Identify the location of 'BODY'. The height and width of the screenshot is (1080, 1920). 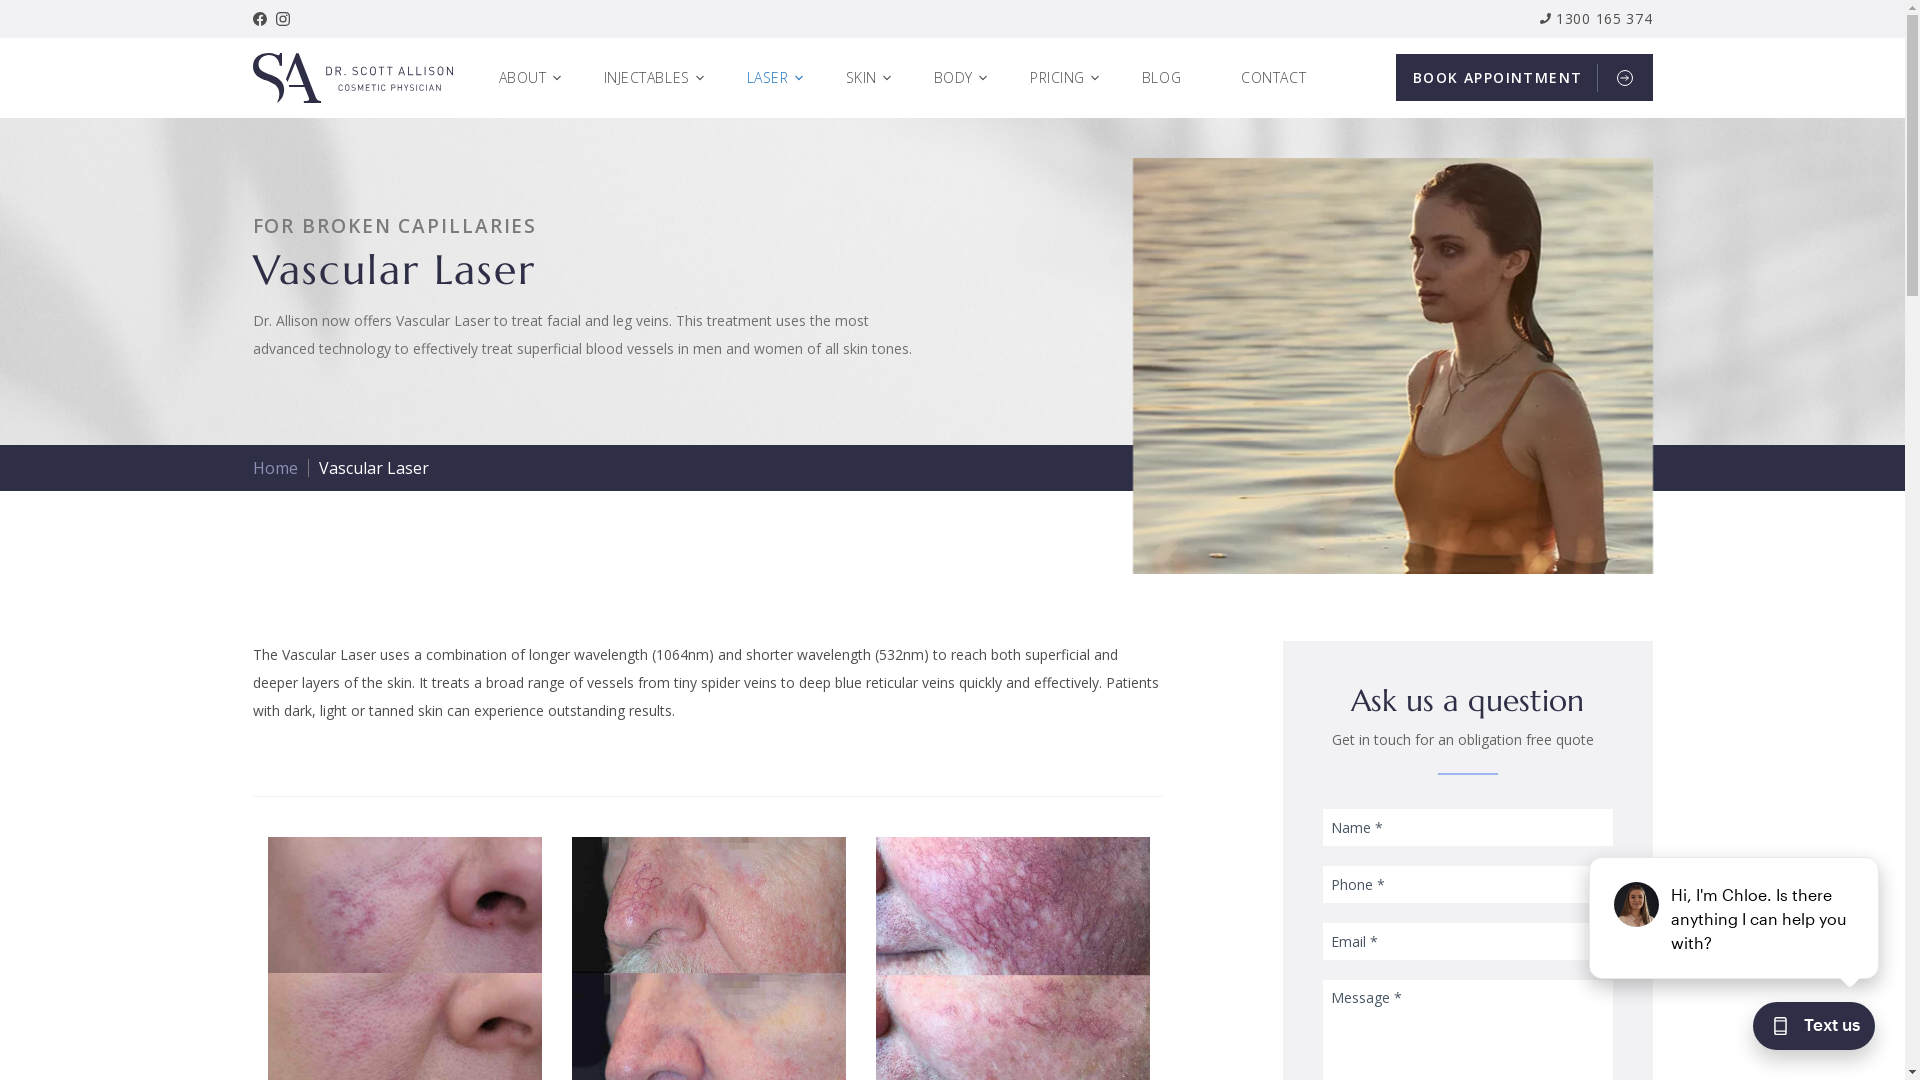
(961, 76).